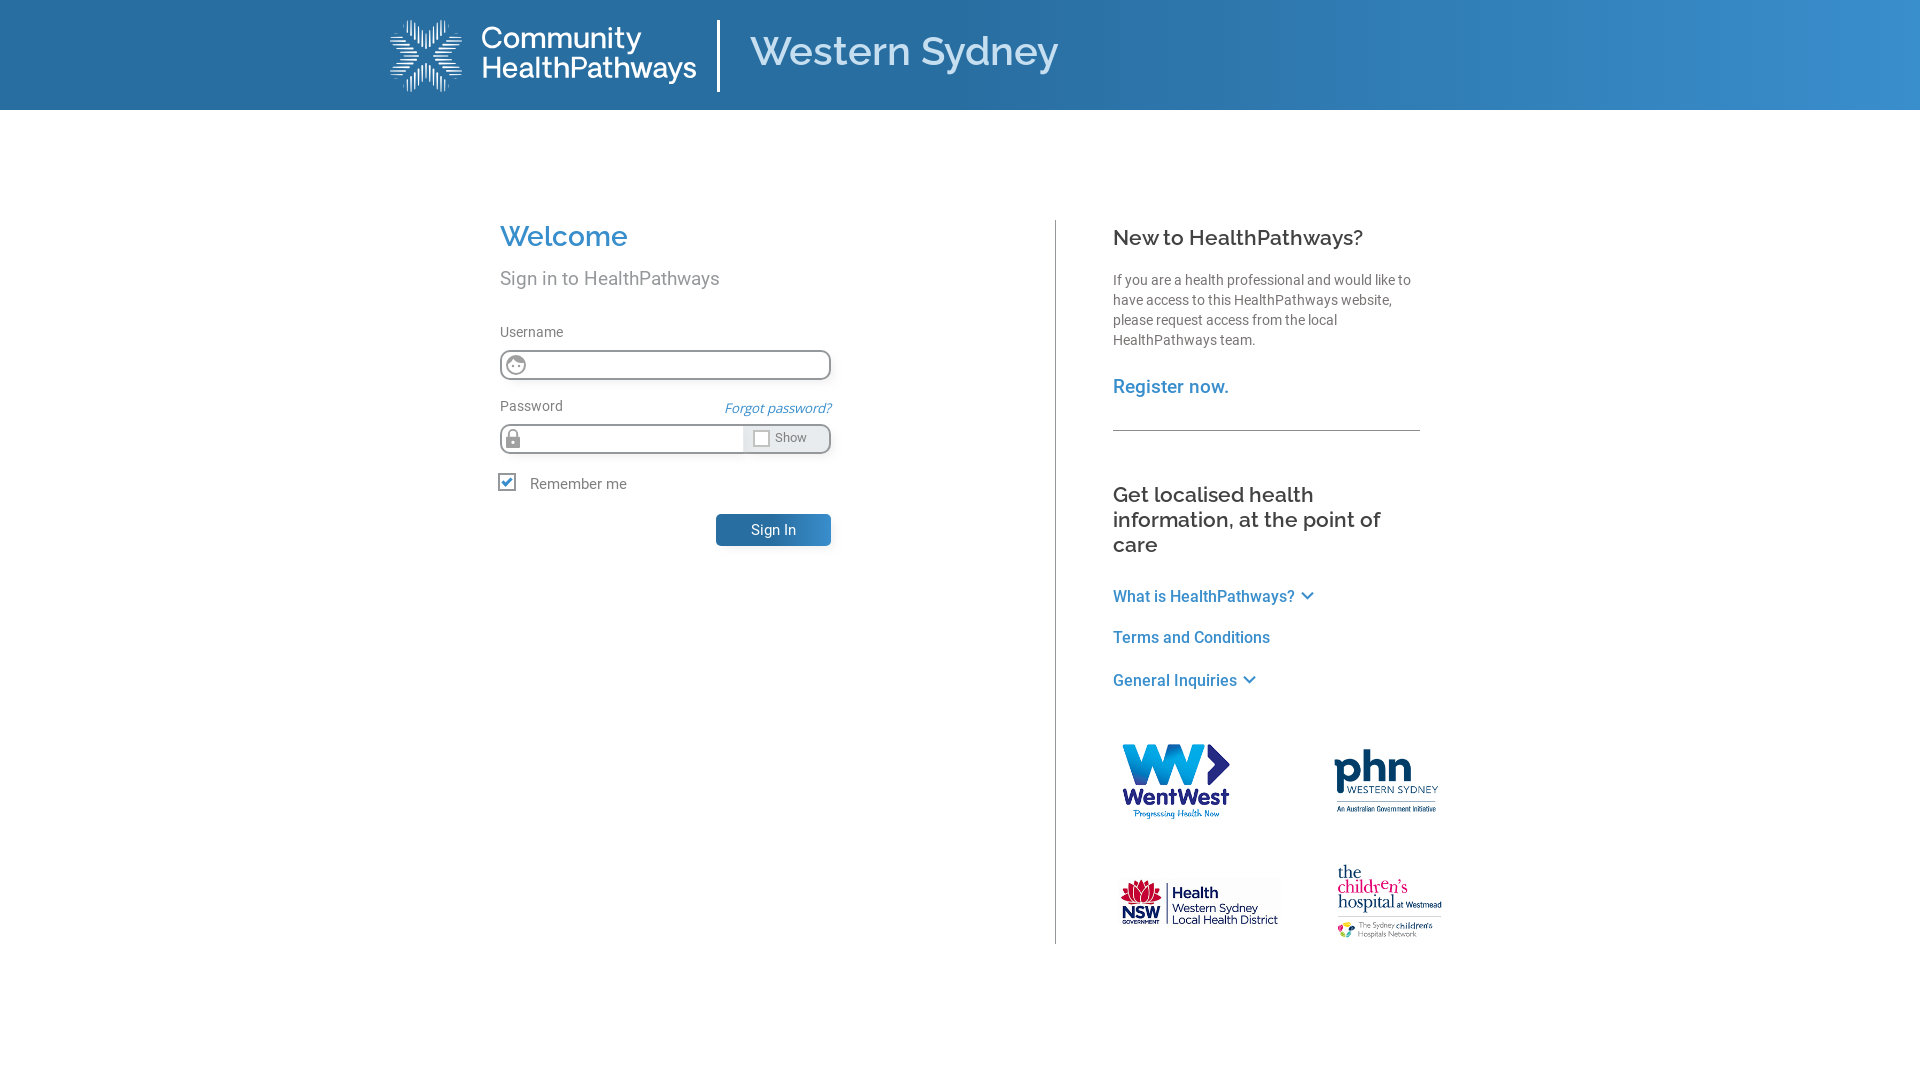 The width and height of the screenshot is (1920, 1080). What do you see at coordinates (1187, 679) in the screenshot?
I see `'General Inquiriesexpand_more'` at bounding box center [1187, 679].